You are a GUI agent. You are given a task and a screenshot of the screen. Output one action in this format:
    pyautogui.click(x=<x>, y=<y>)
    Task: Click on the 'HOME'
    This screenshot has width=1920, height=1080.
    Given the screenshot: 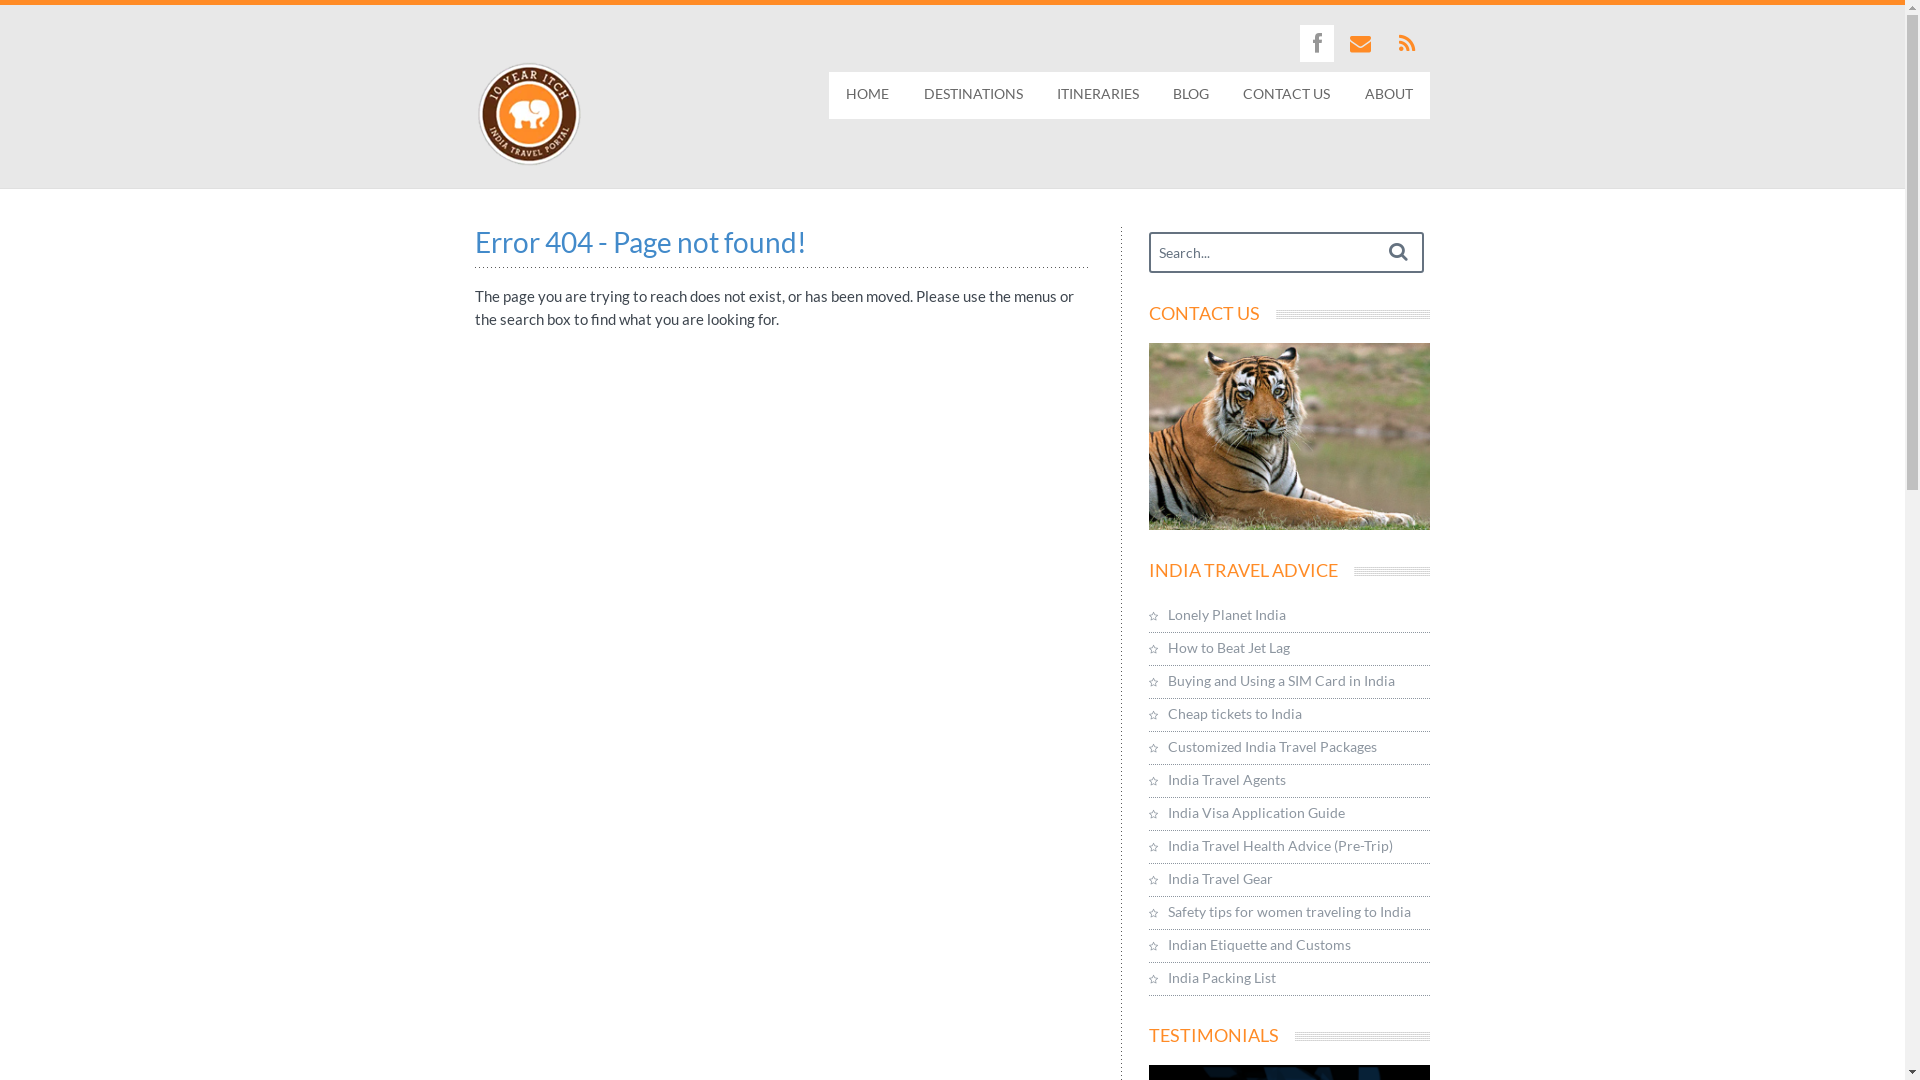 What is the action you would take?
    pyautogui.click(x=867, y=95)
    